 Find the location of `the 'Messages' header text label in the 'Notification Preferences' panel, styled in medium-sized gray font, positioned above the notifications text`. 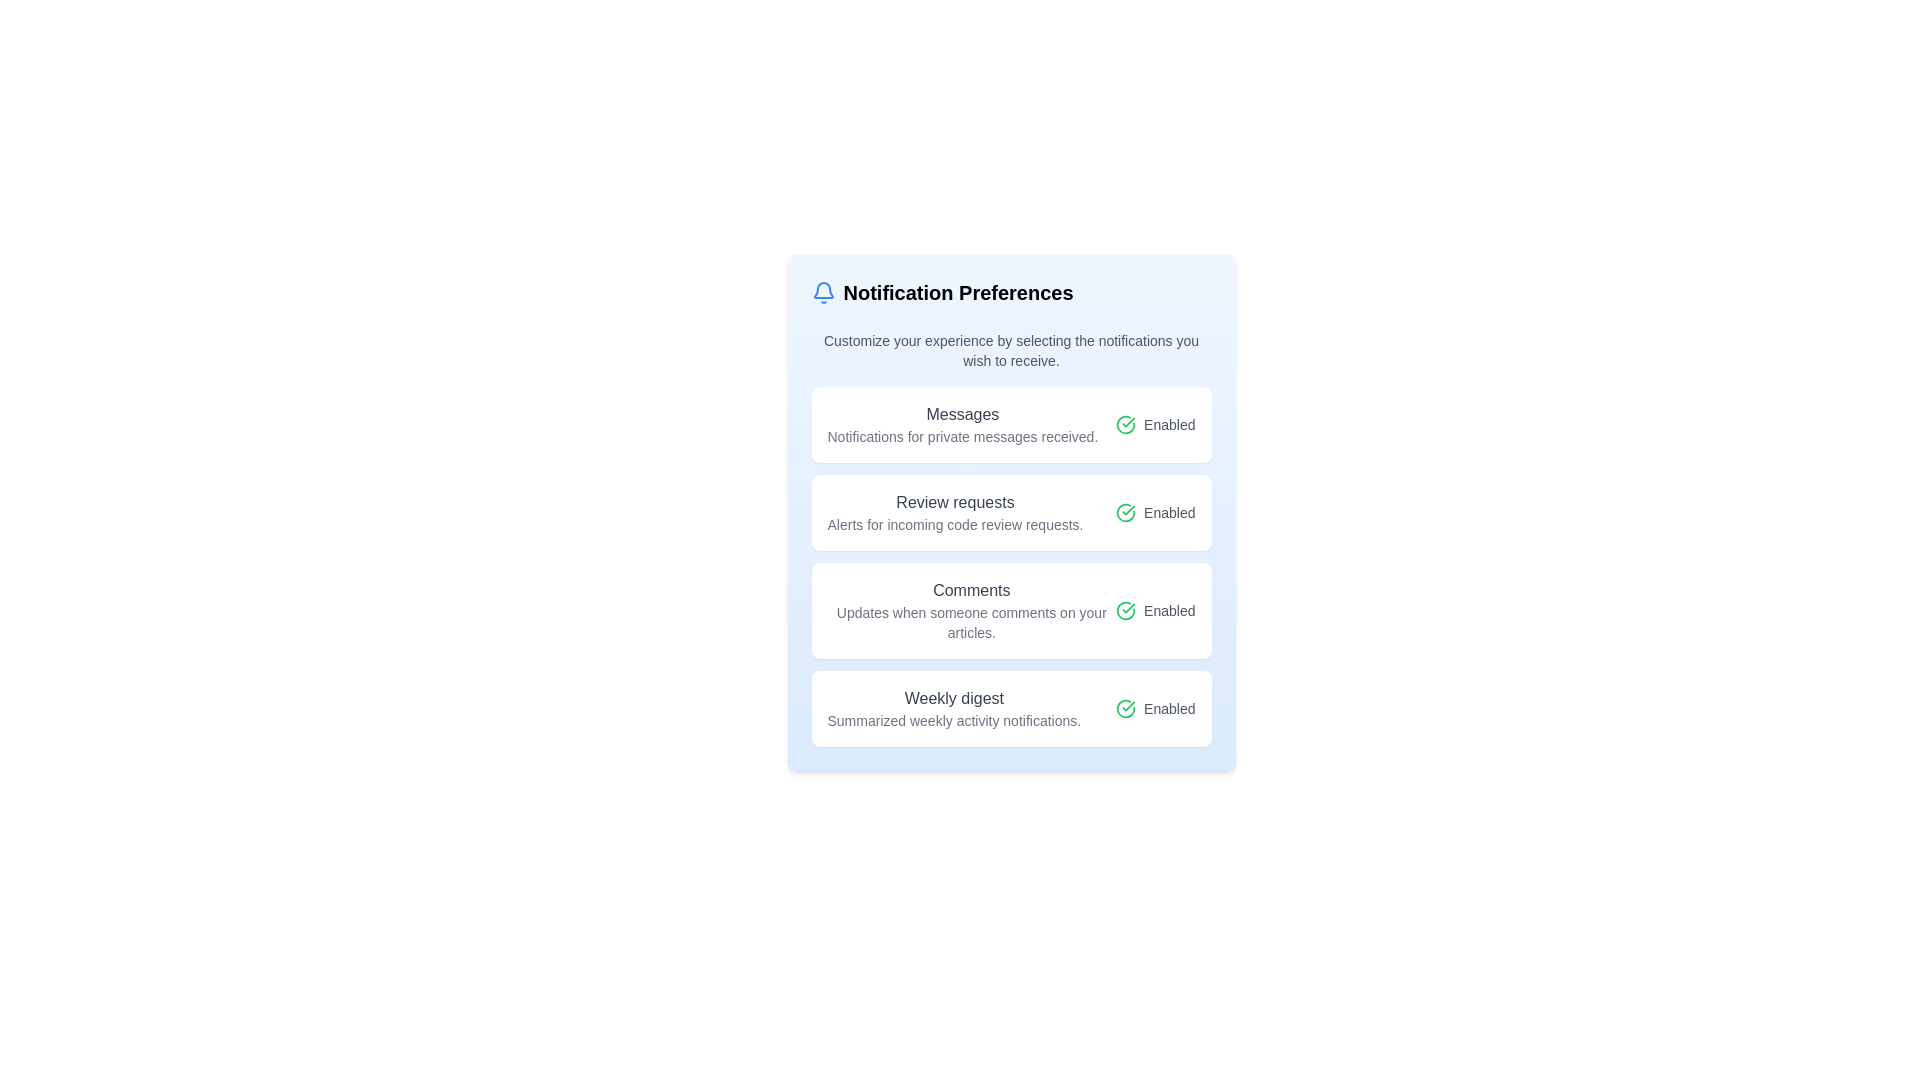

the 'Messages' header text label in the 'Notification Preferences' panel, styled in medium-sized gray font, positioned above the notifications text is located at coordinates (962, 414).